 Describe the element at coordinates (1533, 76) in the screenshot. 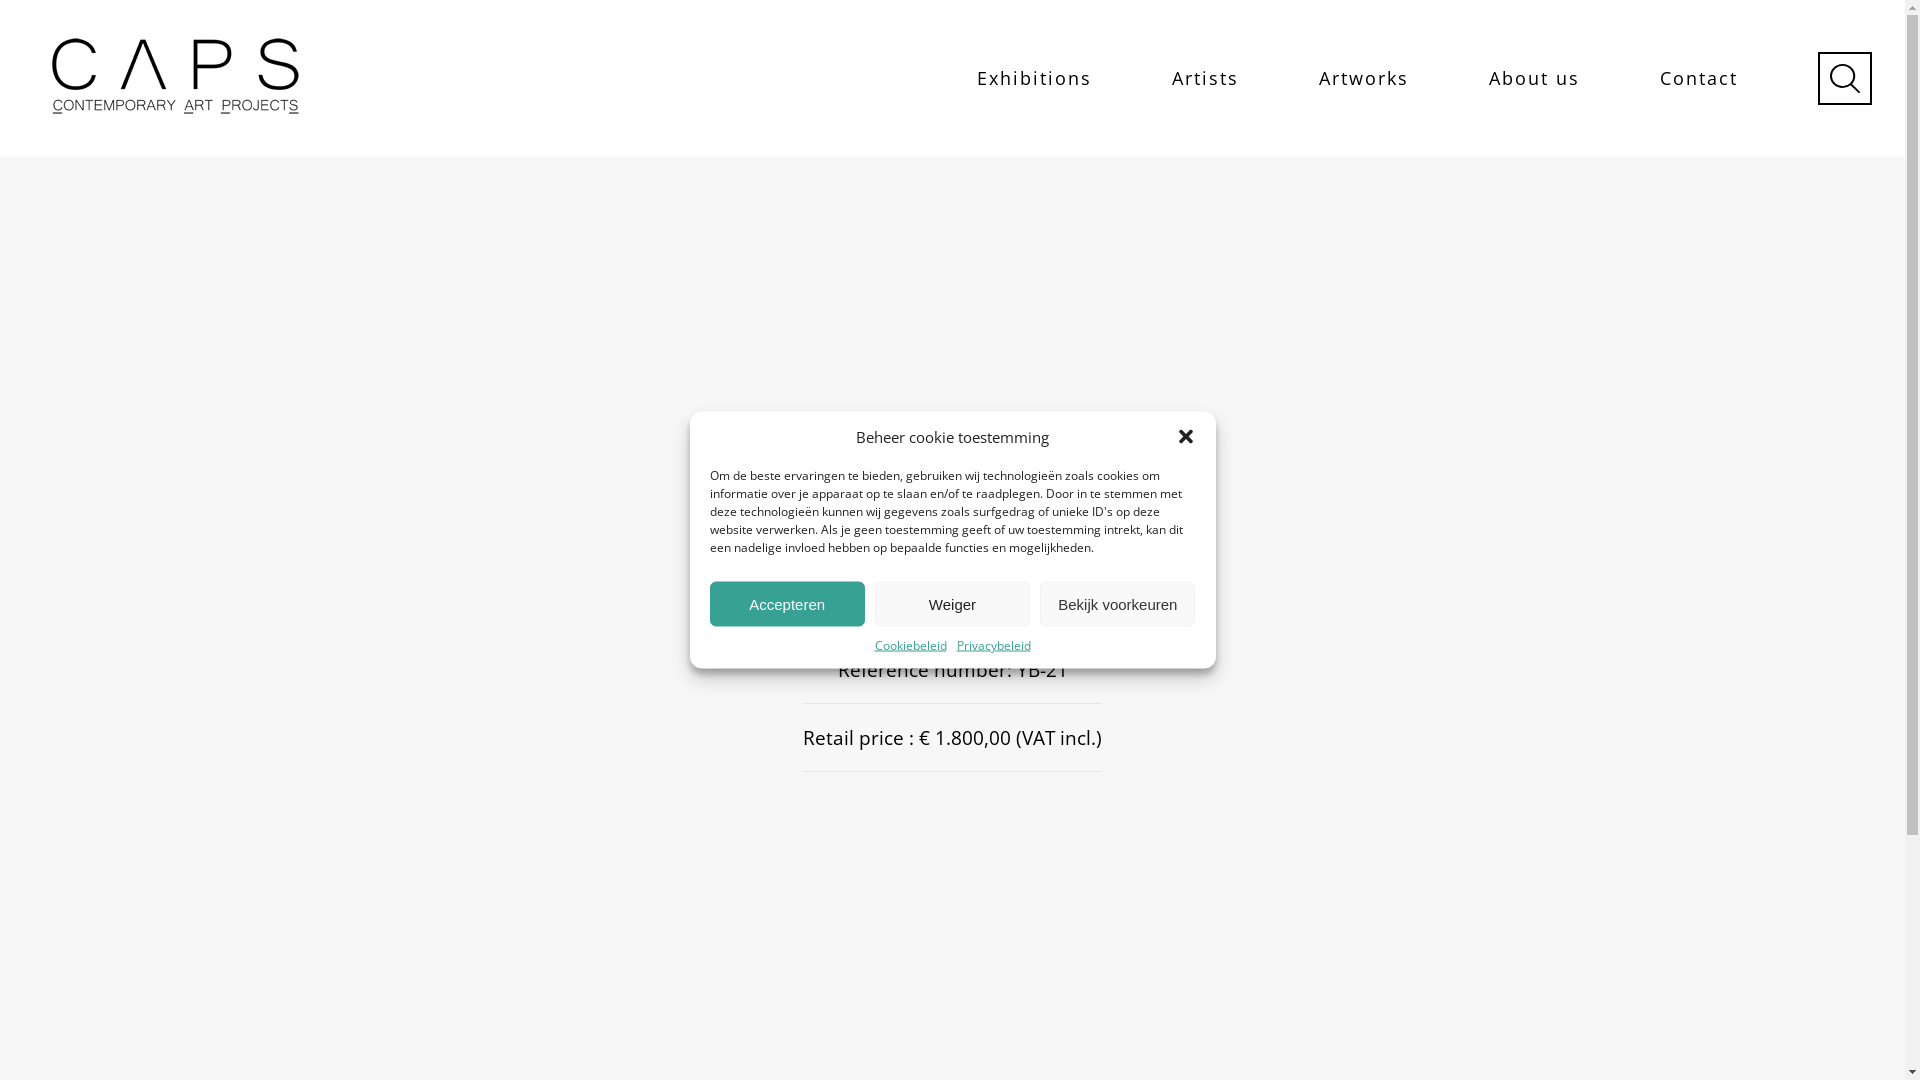

I see `'About us'` at that location.